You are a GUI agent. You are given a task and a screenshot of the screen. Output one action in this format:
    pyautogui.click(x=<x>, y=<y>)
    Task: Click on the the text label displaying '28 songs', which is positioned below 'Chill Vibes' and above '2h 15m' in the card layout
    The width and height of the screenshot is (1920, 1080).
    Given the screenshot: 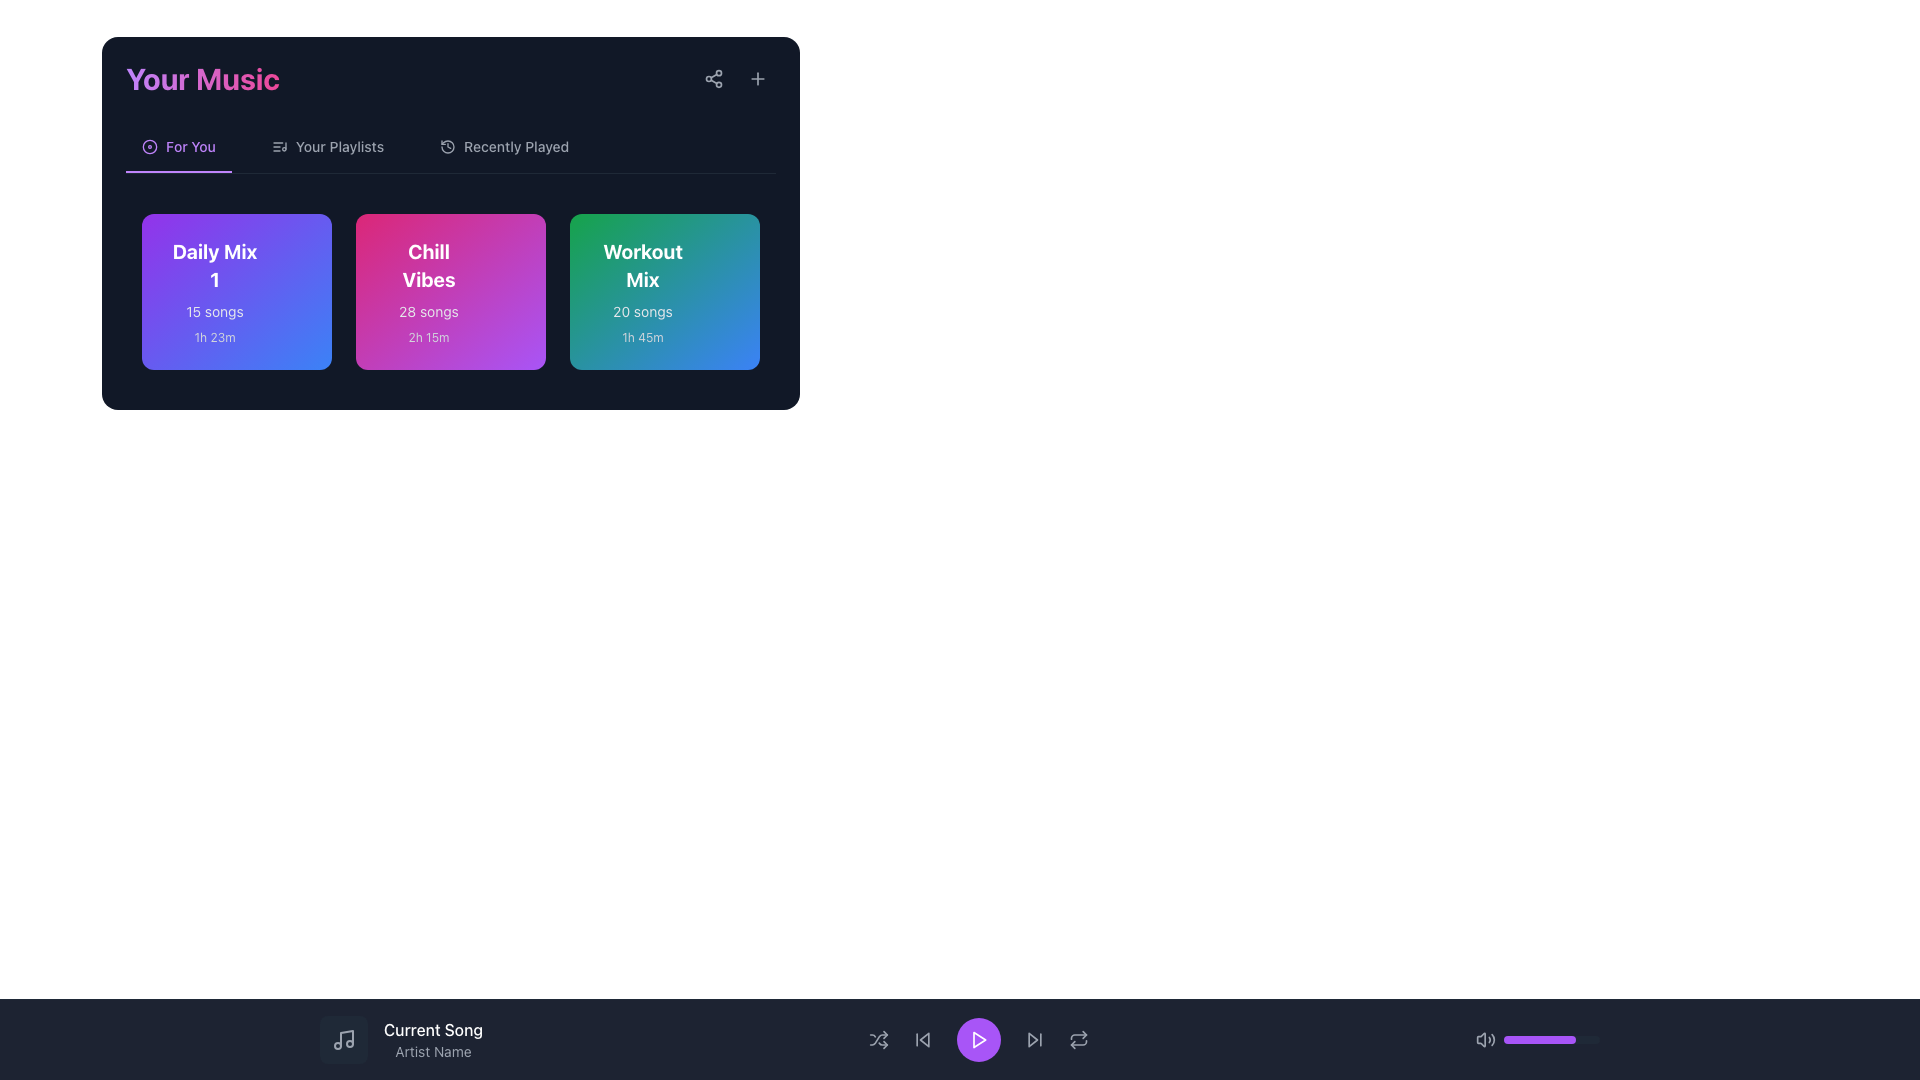 What is the action you would take?
    pyautogui.click(x=427, y=312)
    